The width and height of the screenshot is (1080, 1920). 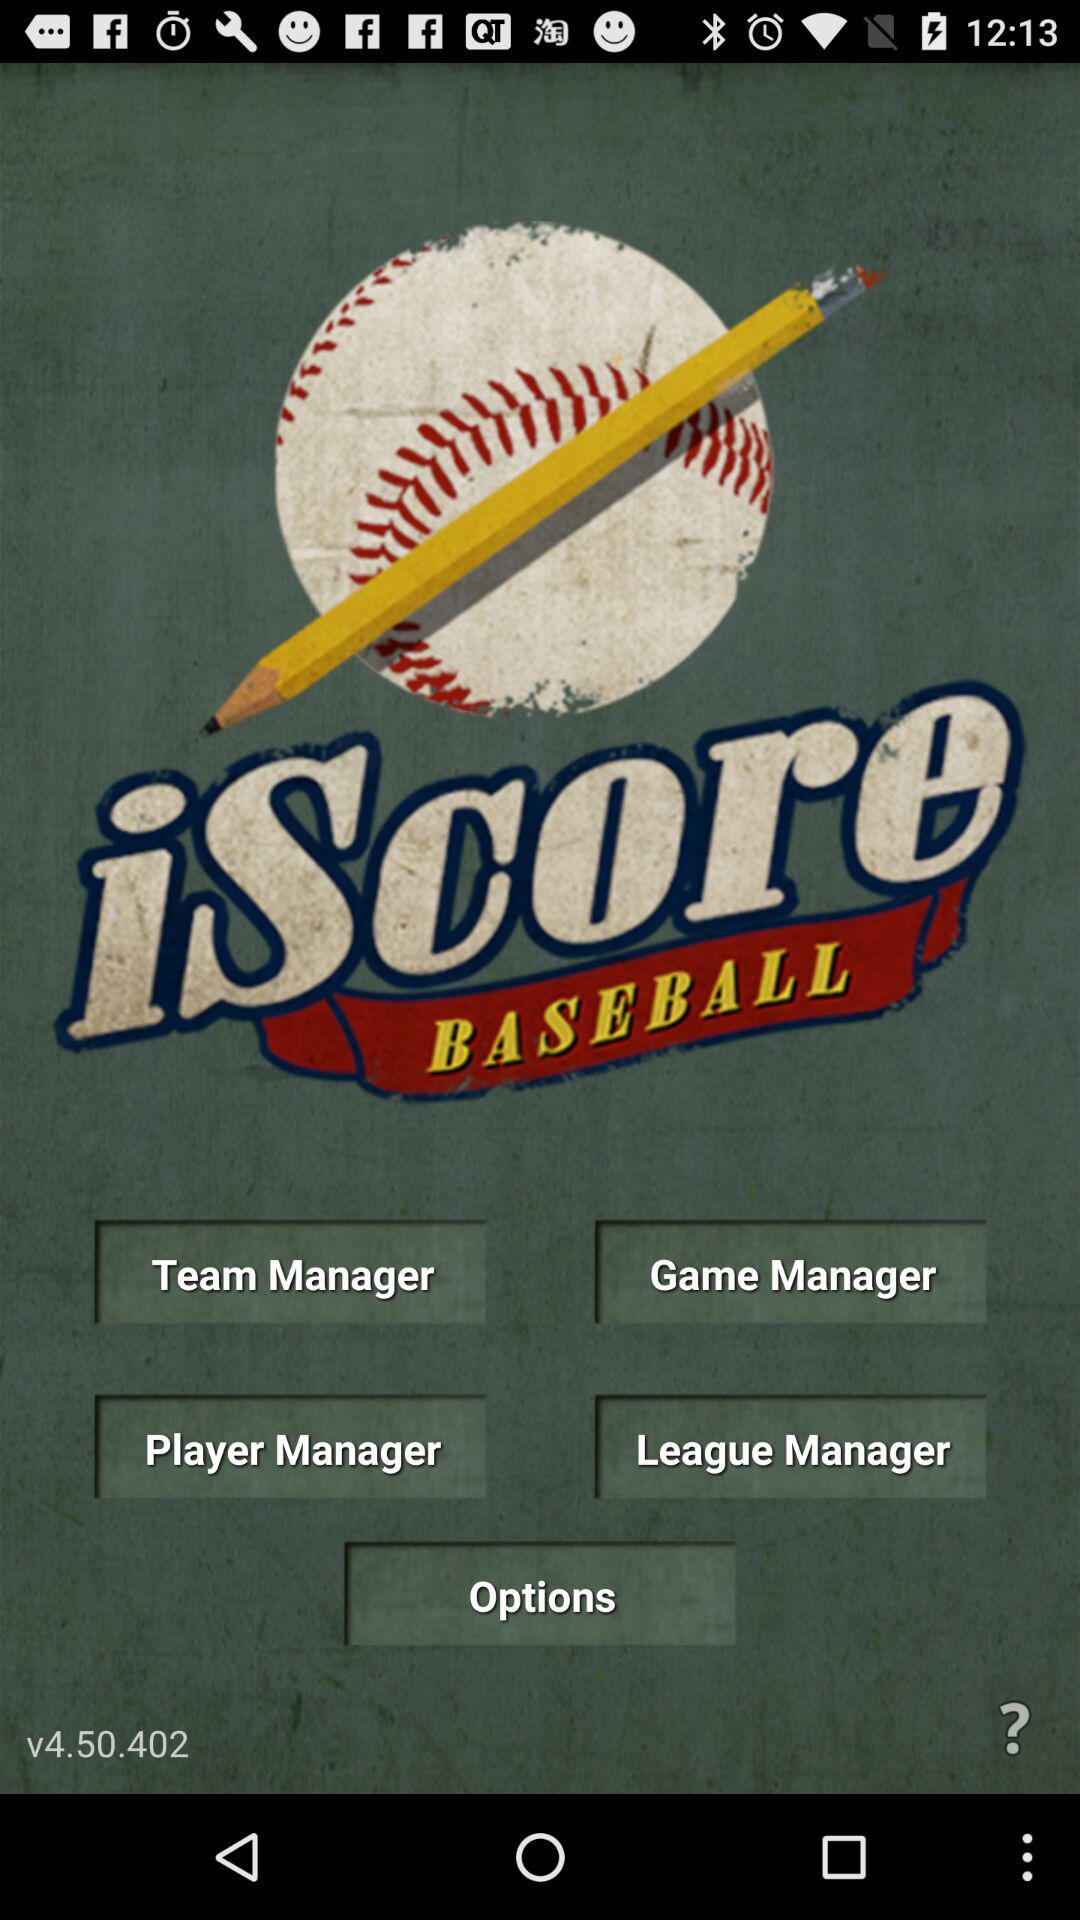 What do you see at coordinates (289, 1271) in the screenshot?
I see `the team manager` at bounding box center [289, 1271].